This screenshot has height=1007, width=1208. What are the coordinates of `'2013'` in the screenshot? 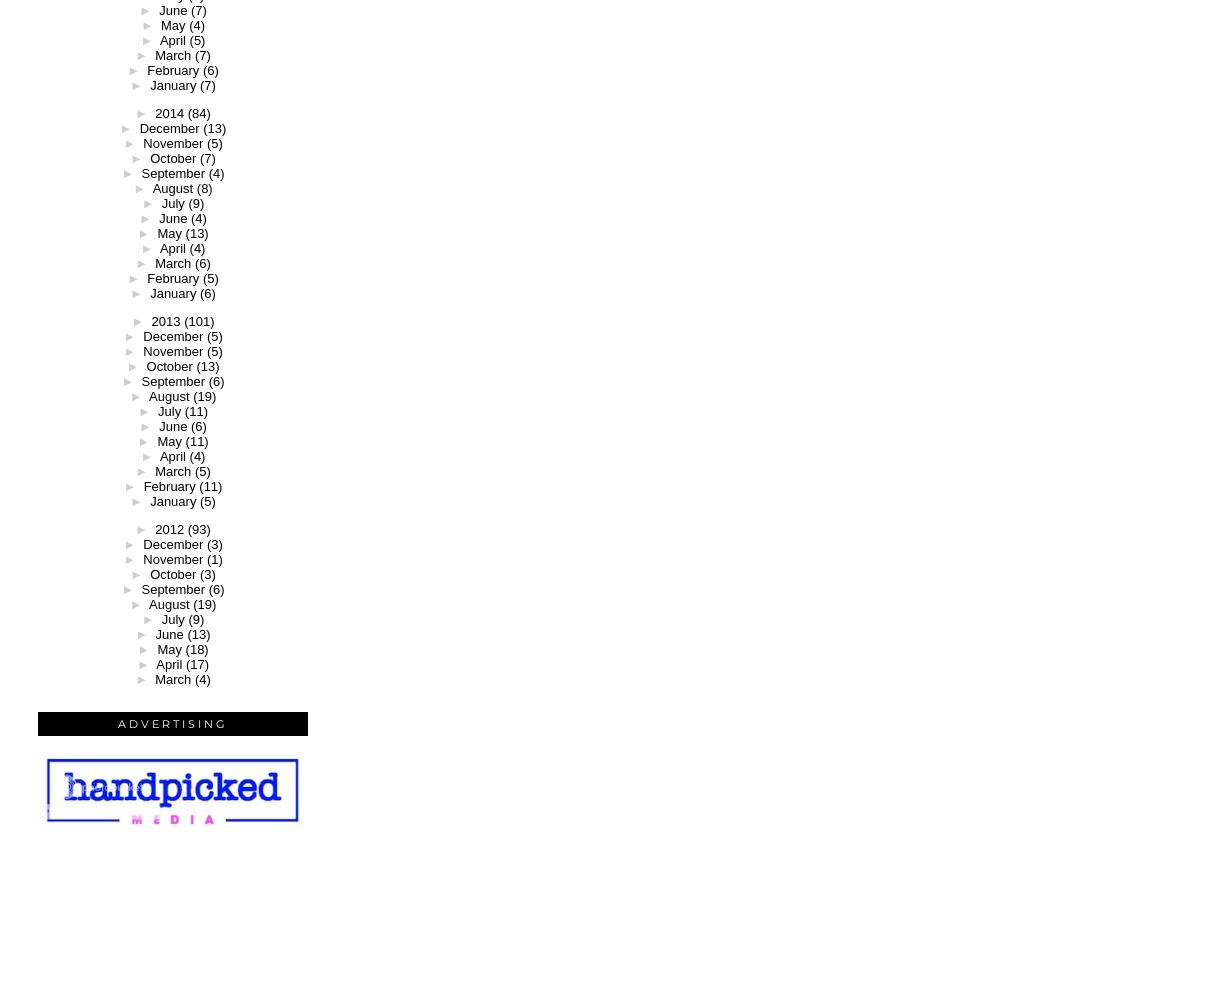 It's located at (165, 321).